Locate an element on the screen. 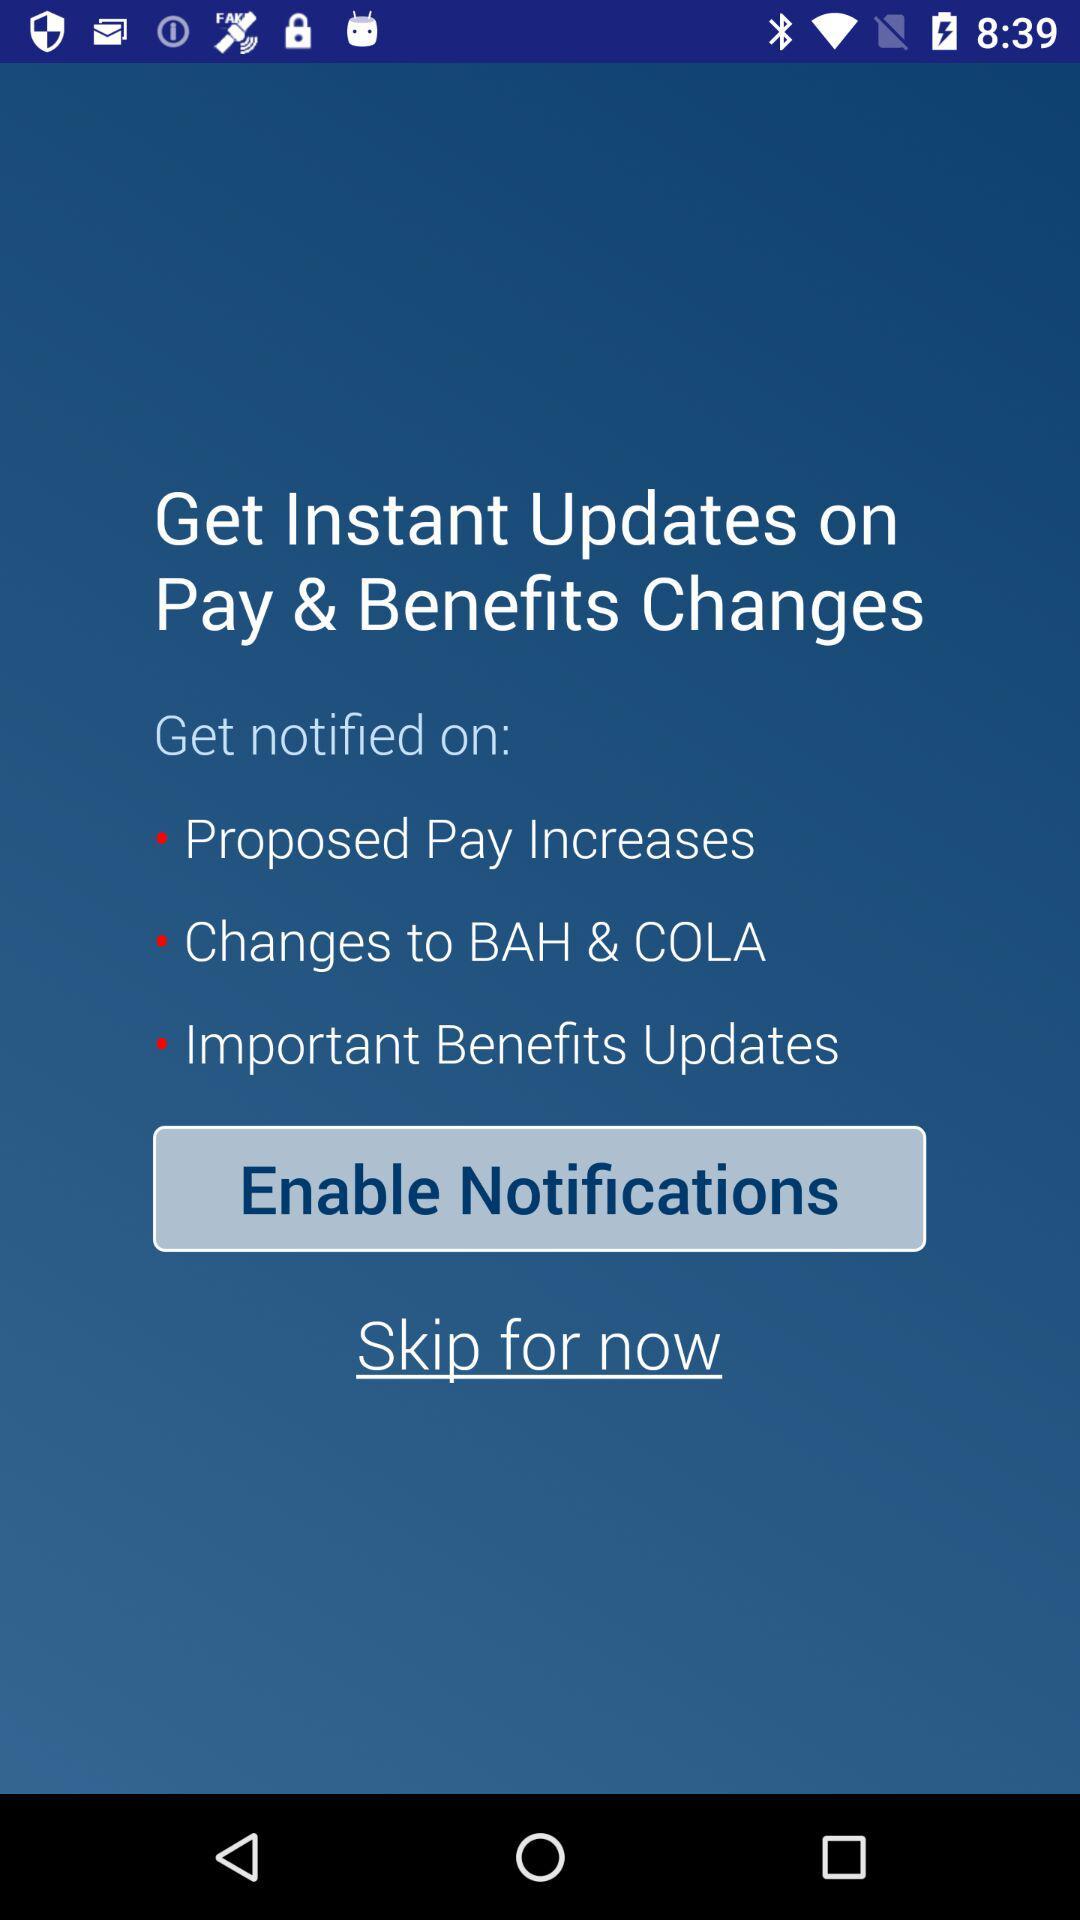 This screenshot has height=1920, width=1080. item above skip for now is located at coordinates (538, 1188).